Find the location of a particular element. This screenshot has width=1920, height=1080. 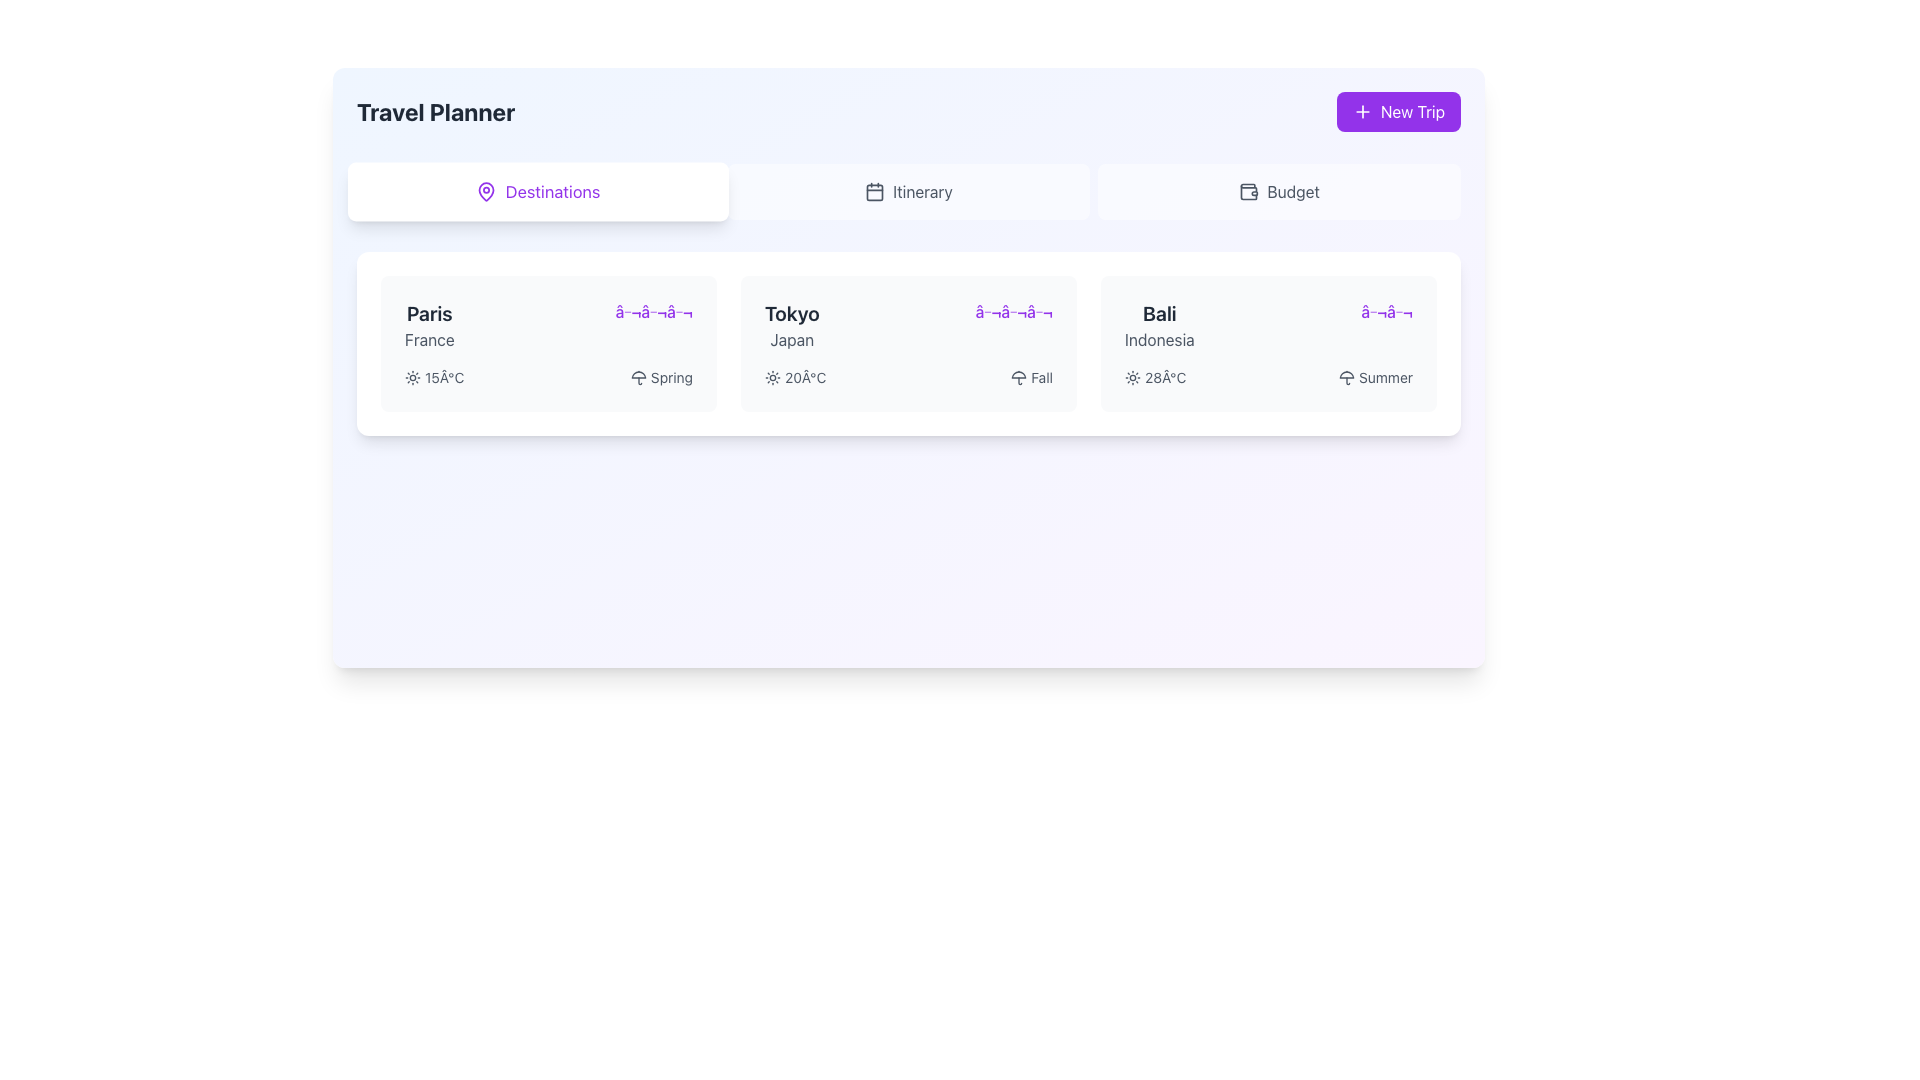

the static text label that identifies 'Bali, Indonesia' within the travel planning interface, located in the third card of destination cards is located at coordinates (1159, 325).